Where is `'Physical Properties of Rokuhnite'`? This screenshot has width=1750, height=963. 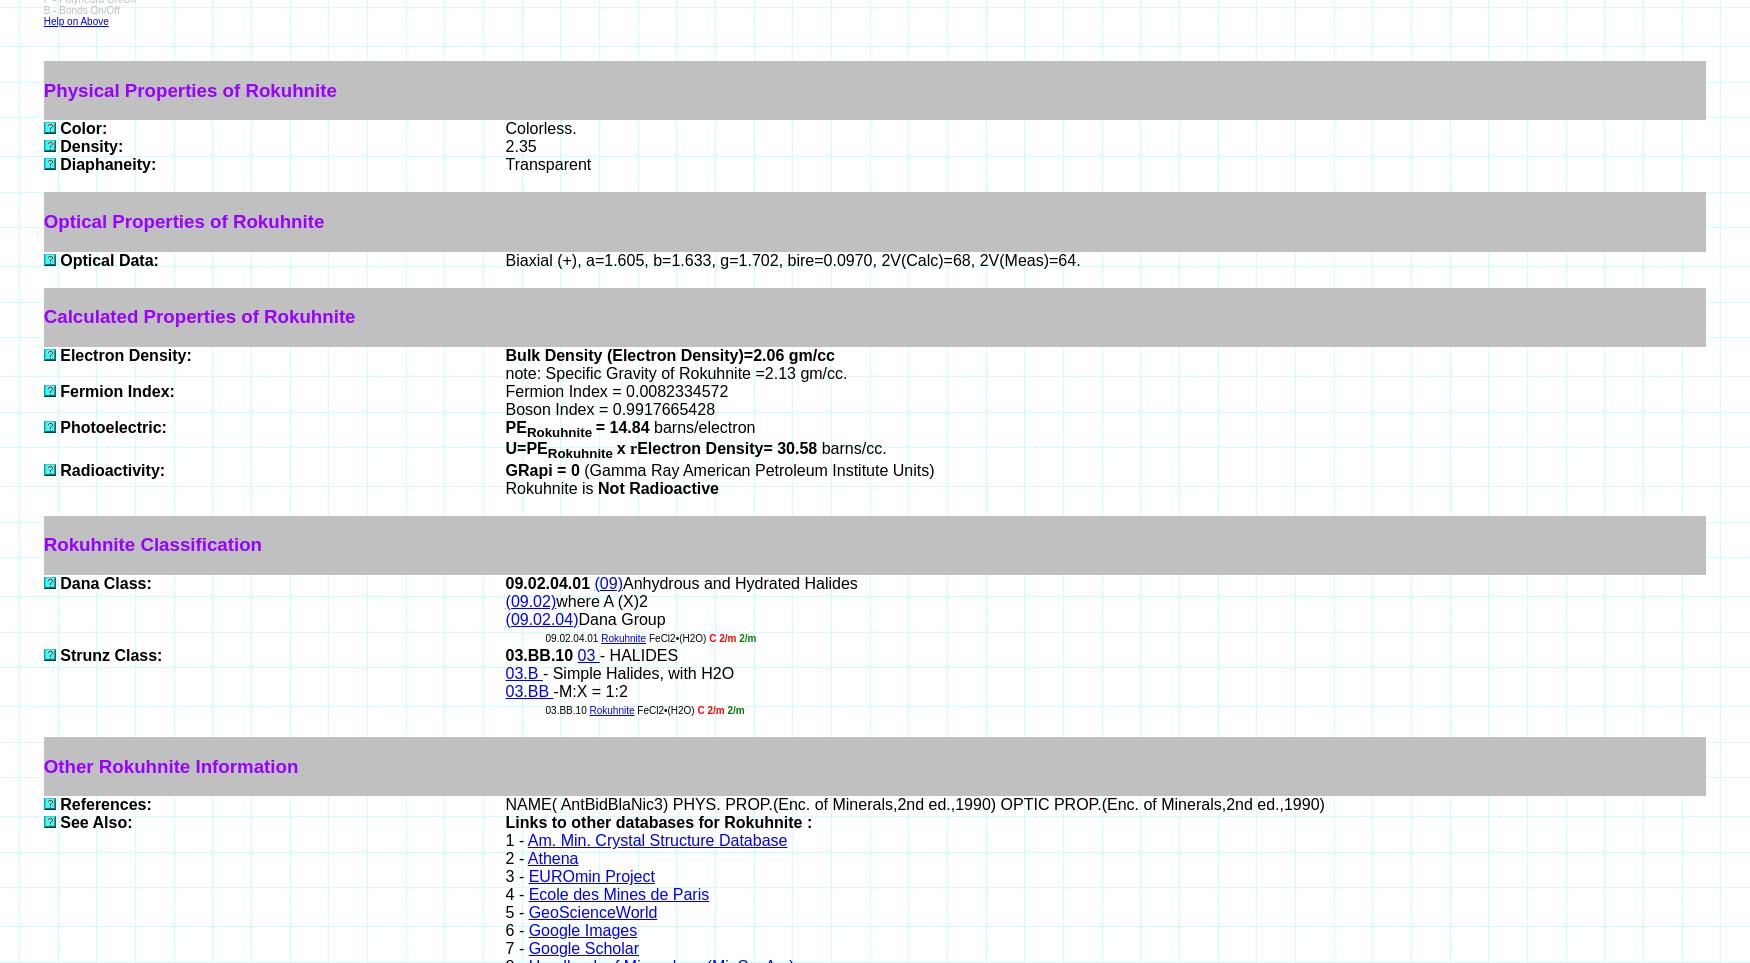
'Physical Properties of Rokuhnite' is located at coordinates (189, 88).